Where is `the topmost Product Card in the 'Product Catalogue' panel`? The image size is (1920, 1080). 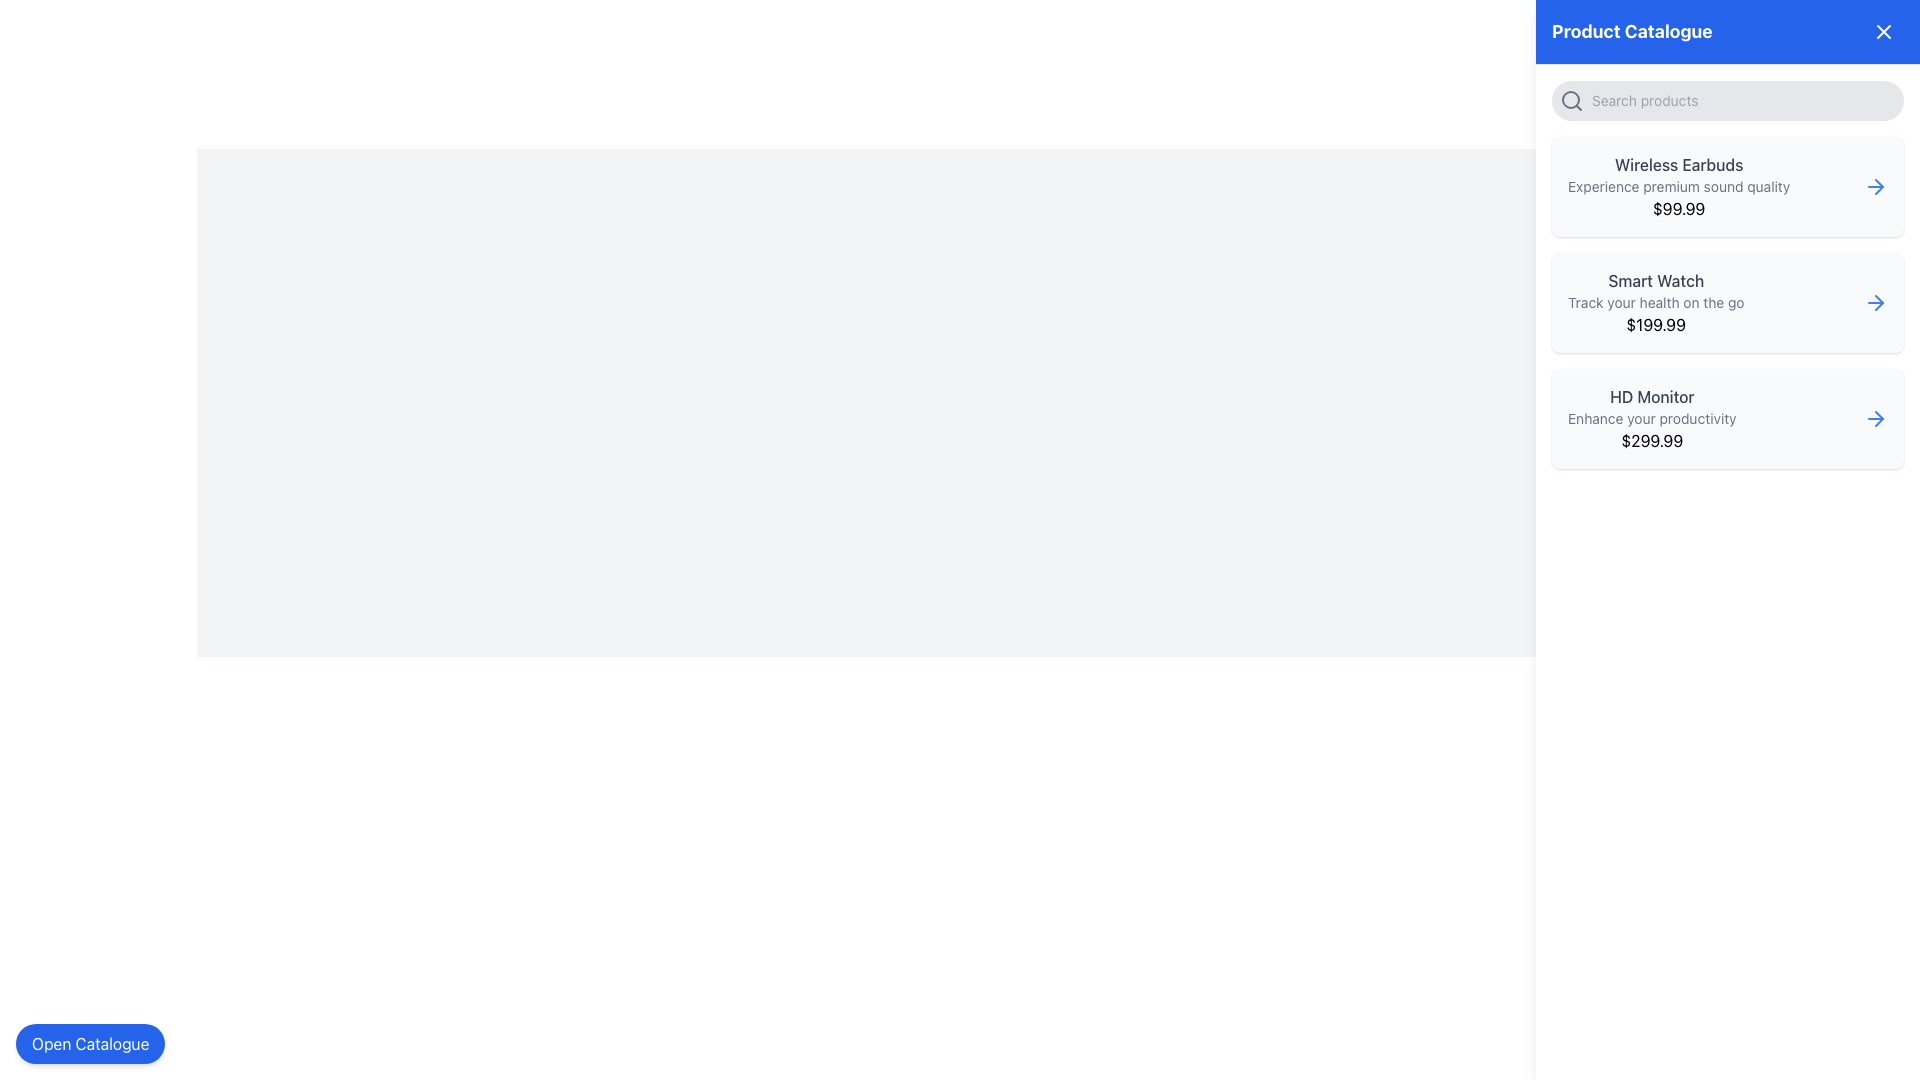 the topmost Product Card in the 'Product Catalogue' panel is located at coordinates (1727, 186).